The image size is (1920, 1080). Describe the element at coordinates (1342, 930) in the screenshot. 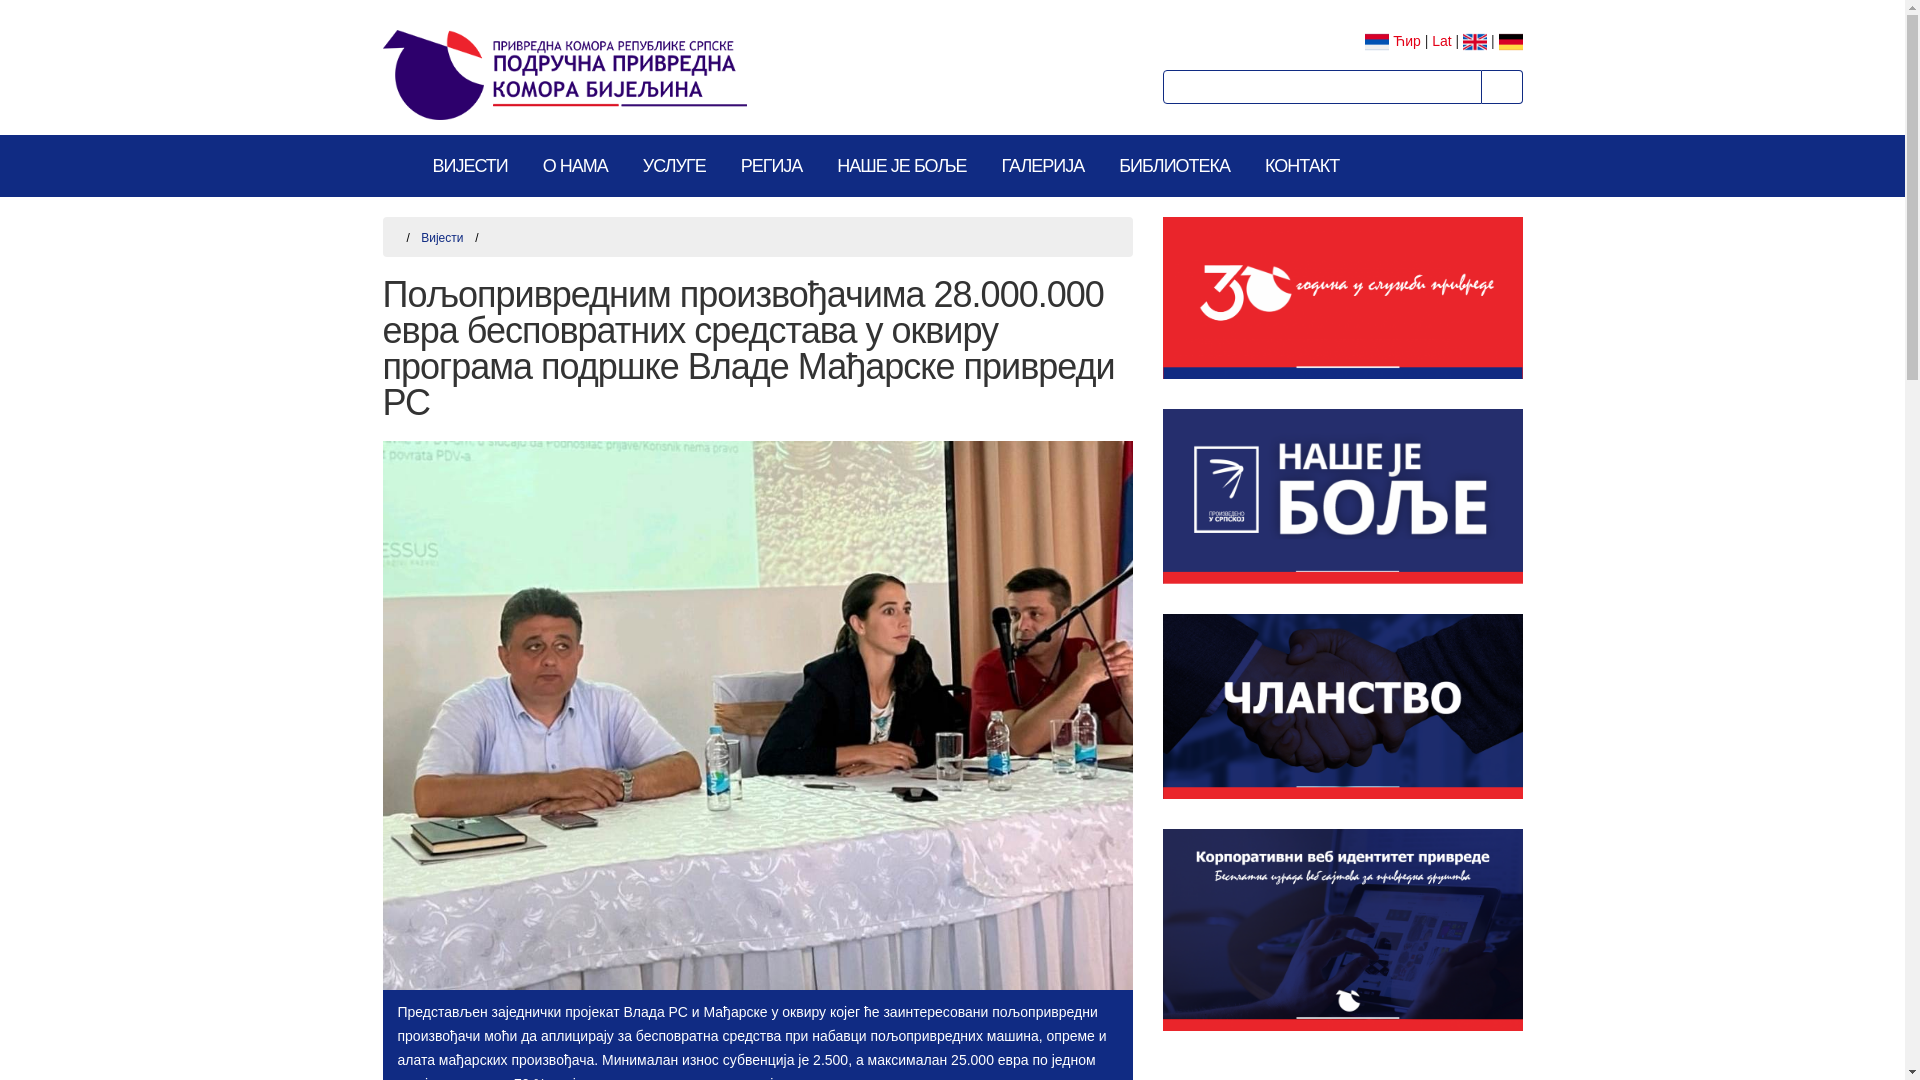

I see `'Korporativni veb identitet privrede '` at that location.